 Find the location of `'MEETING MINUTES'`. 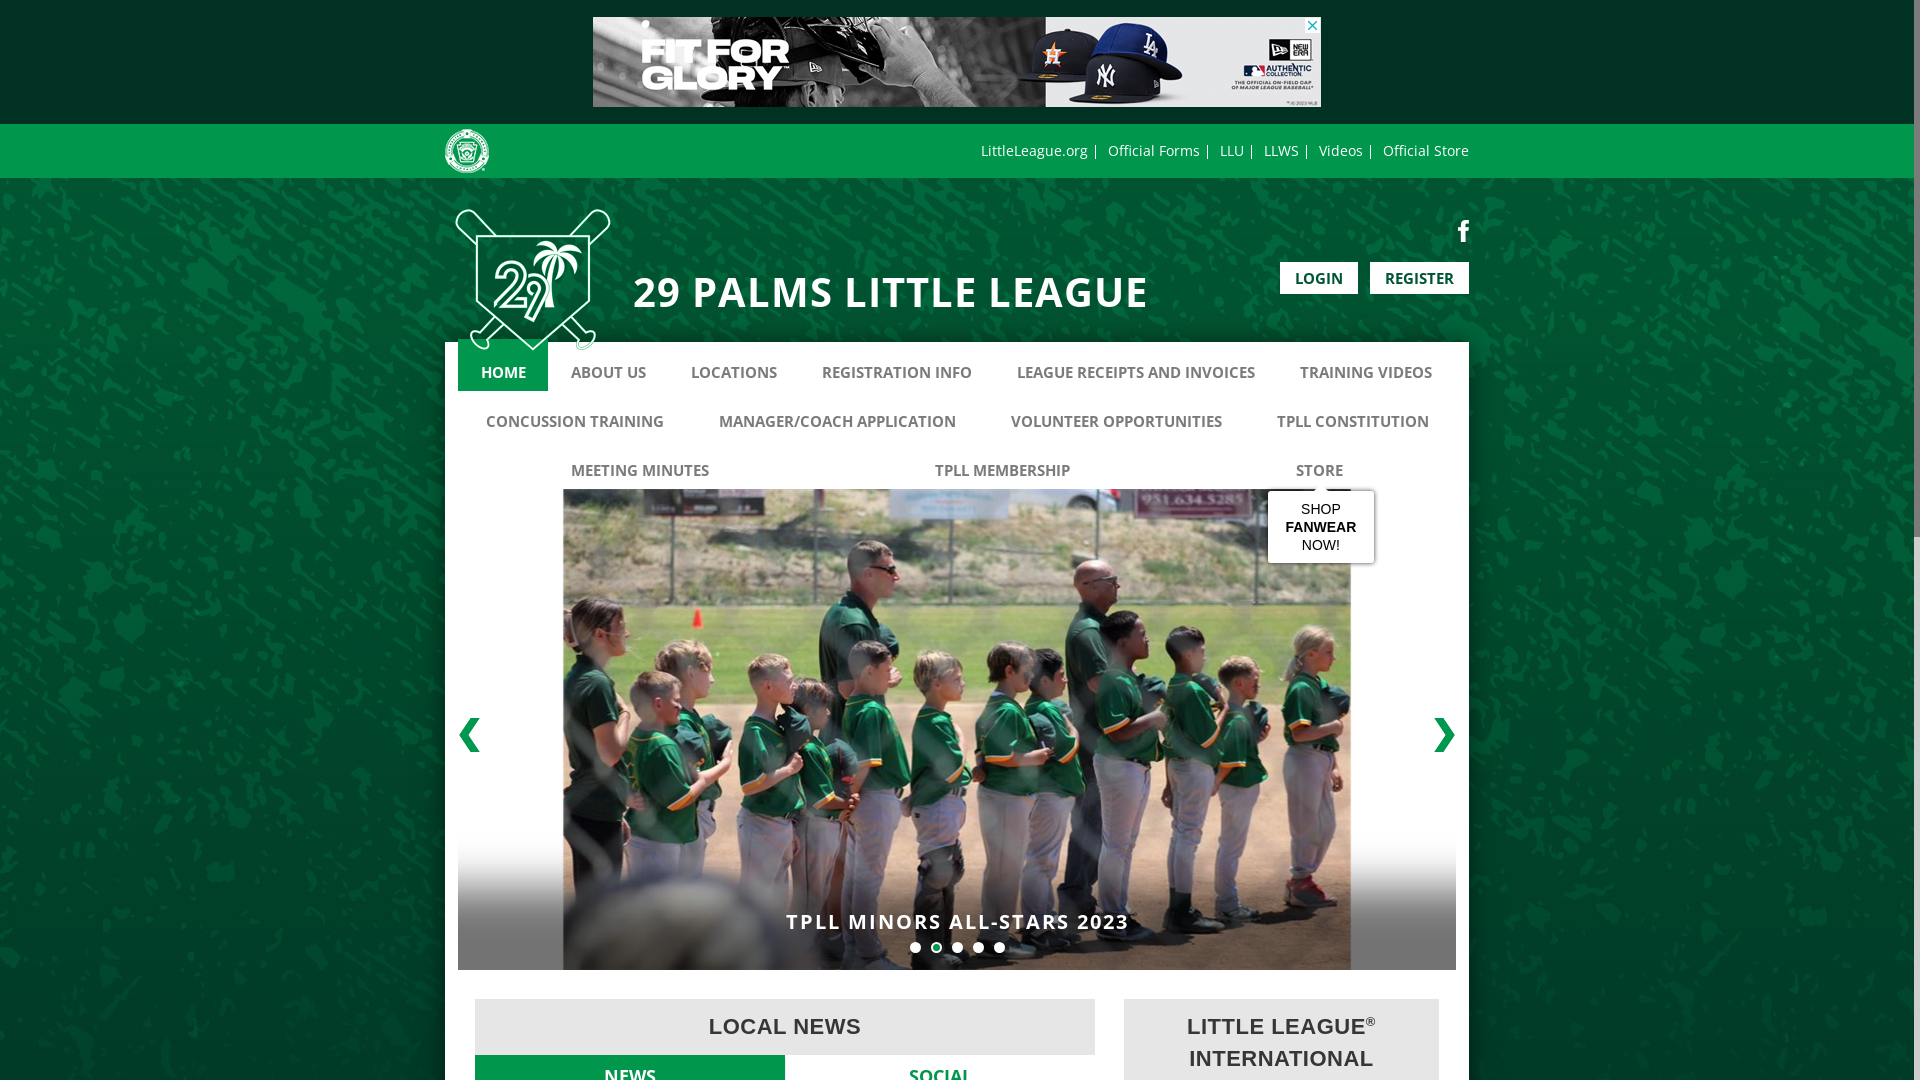

'MEETING MINUTES' is located at coordinates (638, 462).